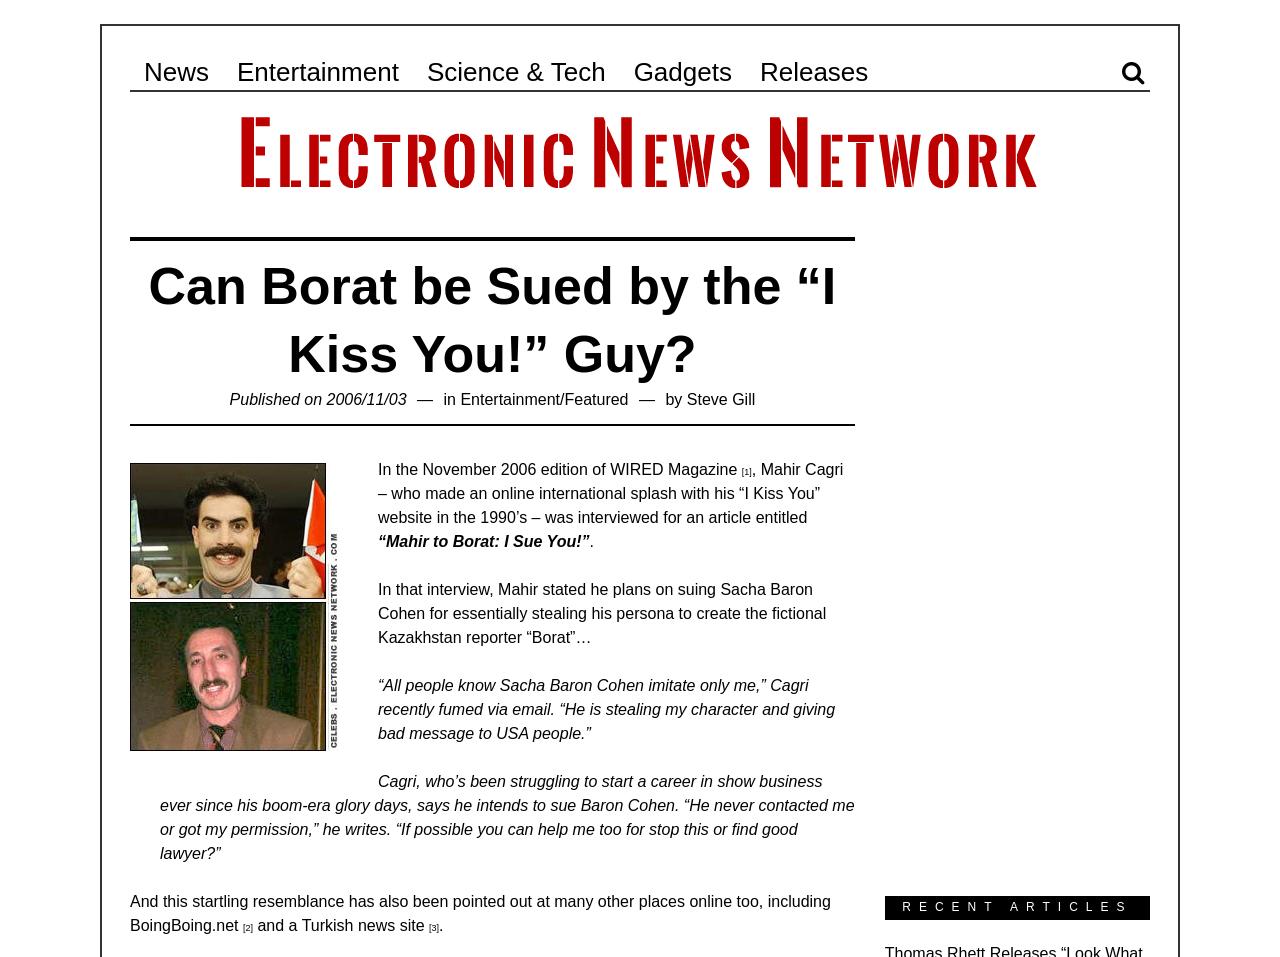  Describe the element at coordinates (673, 398) in the screenshot. I see `'by'` at that location.